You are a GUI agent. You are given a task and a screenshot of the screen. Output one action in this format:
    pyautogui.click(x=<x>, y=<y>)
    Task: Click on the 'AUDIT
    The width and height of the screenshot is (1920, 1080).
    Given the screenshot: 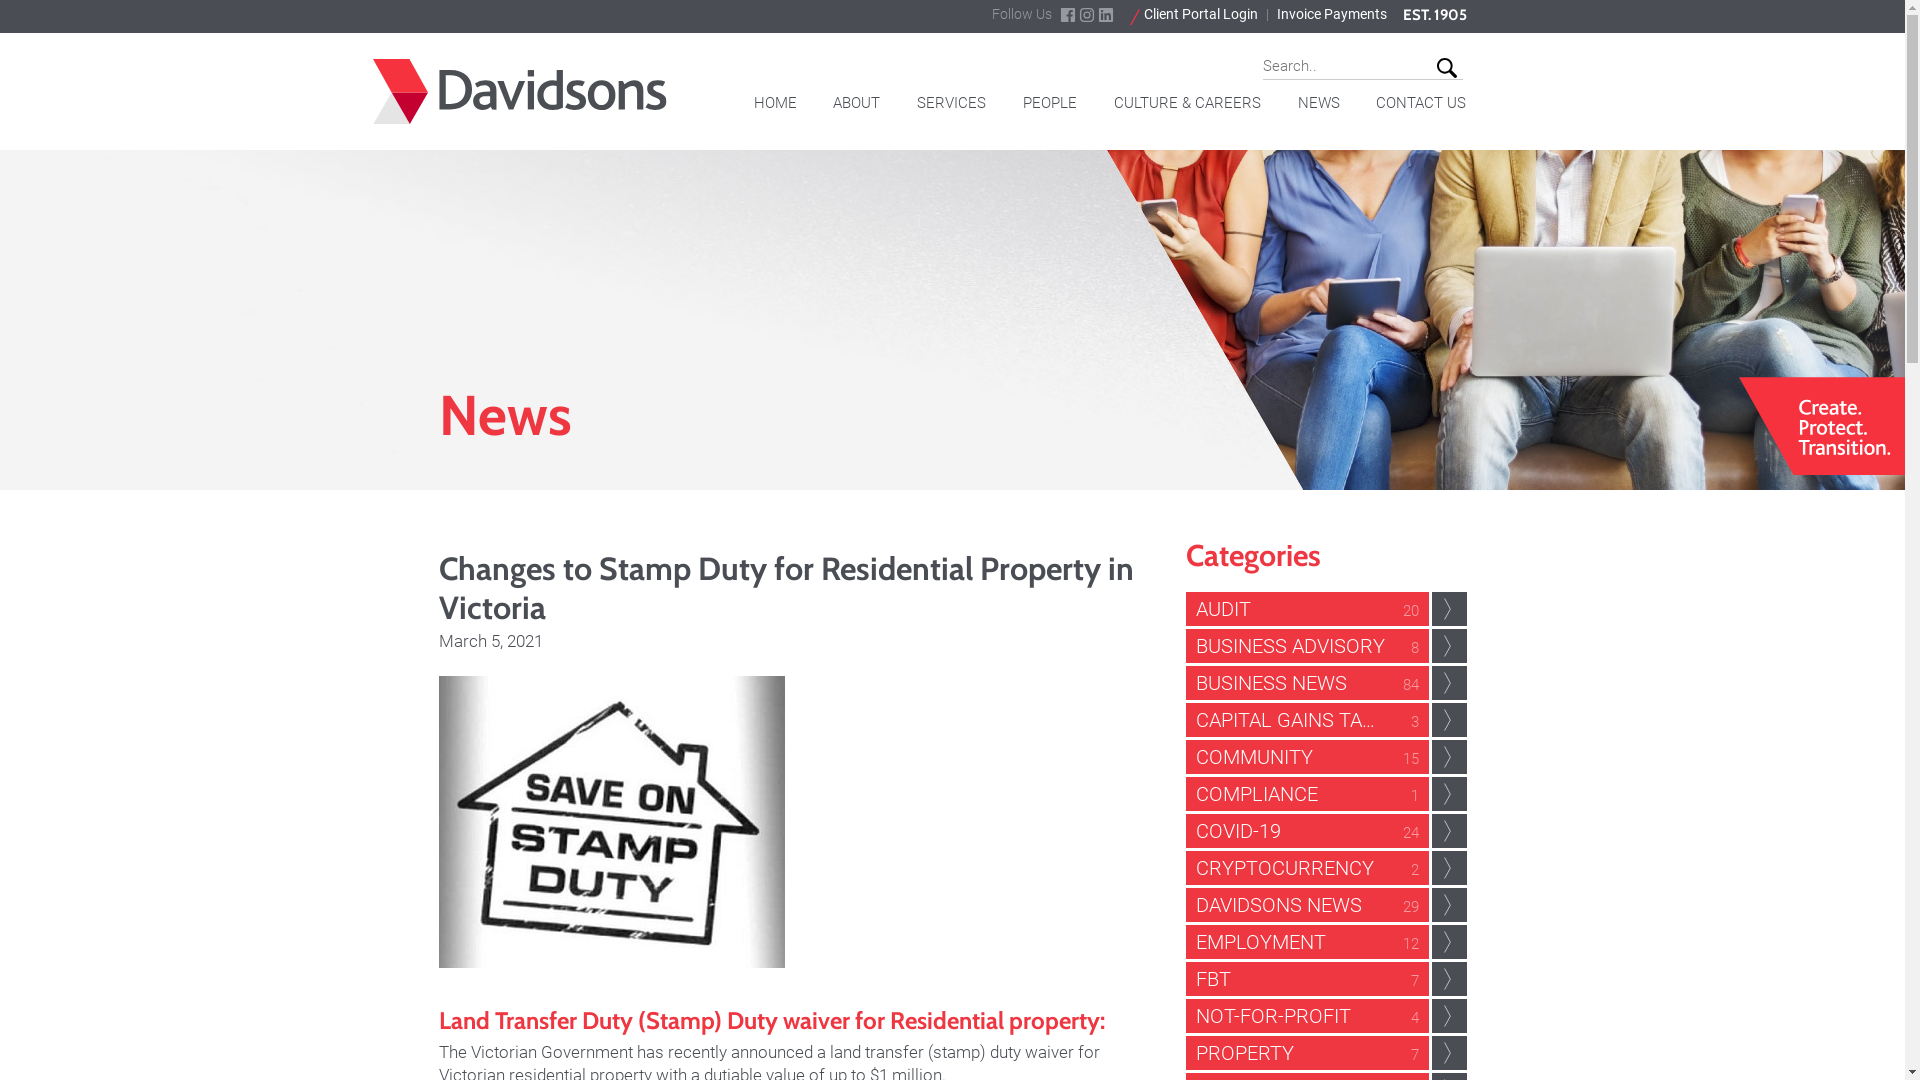 What is the action you would take?
    pyautogui.click(x=1185, y=608)
    